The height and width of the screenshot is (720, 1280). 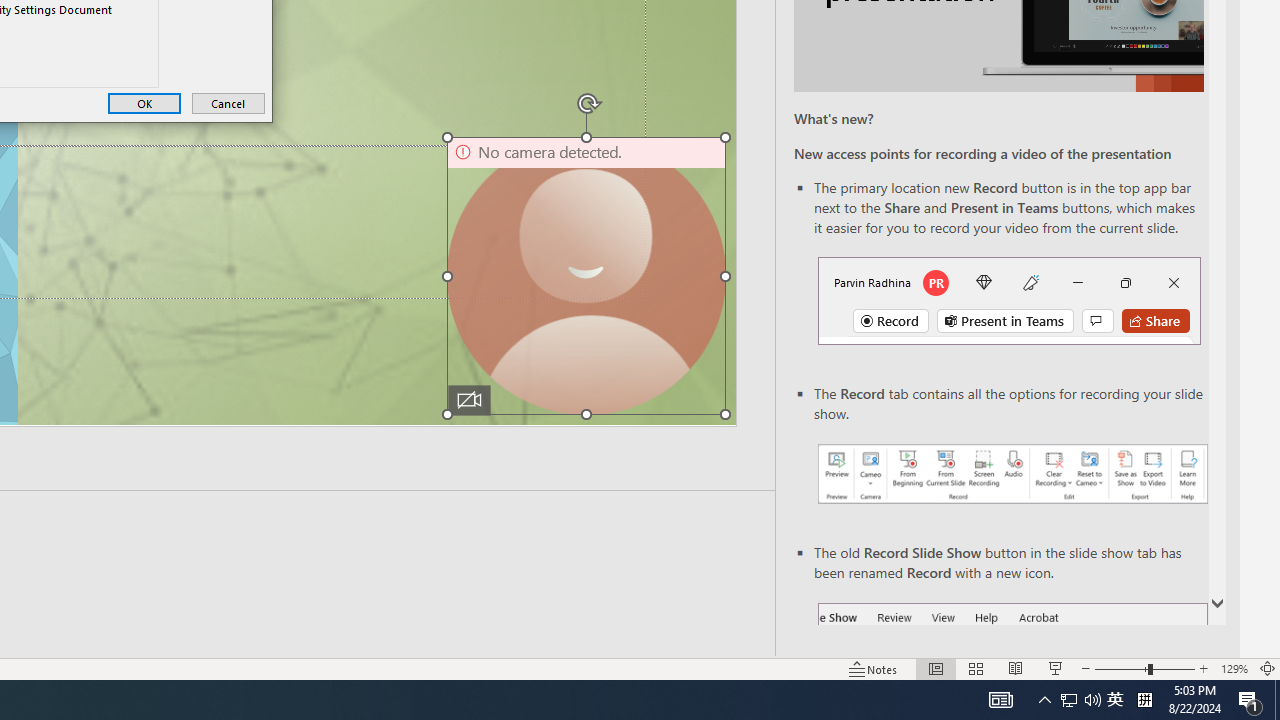 What do you see at coordinates (1250, 698) in the screenshot?
I see `'Action Center, 1 new notification'` at bounding box center [1250, 698].